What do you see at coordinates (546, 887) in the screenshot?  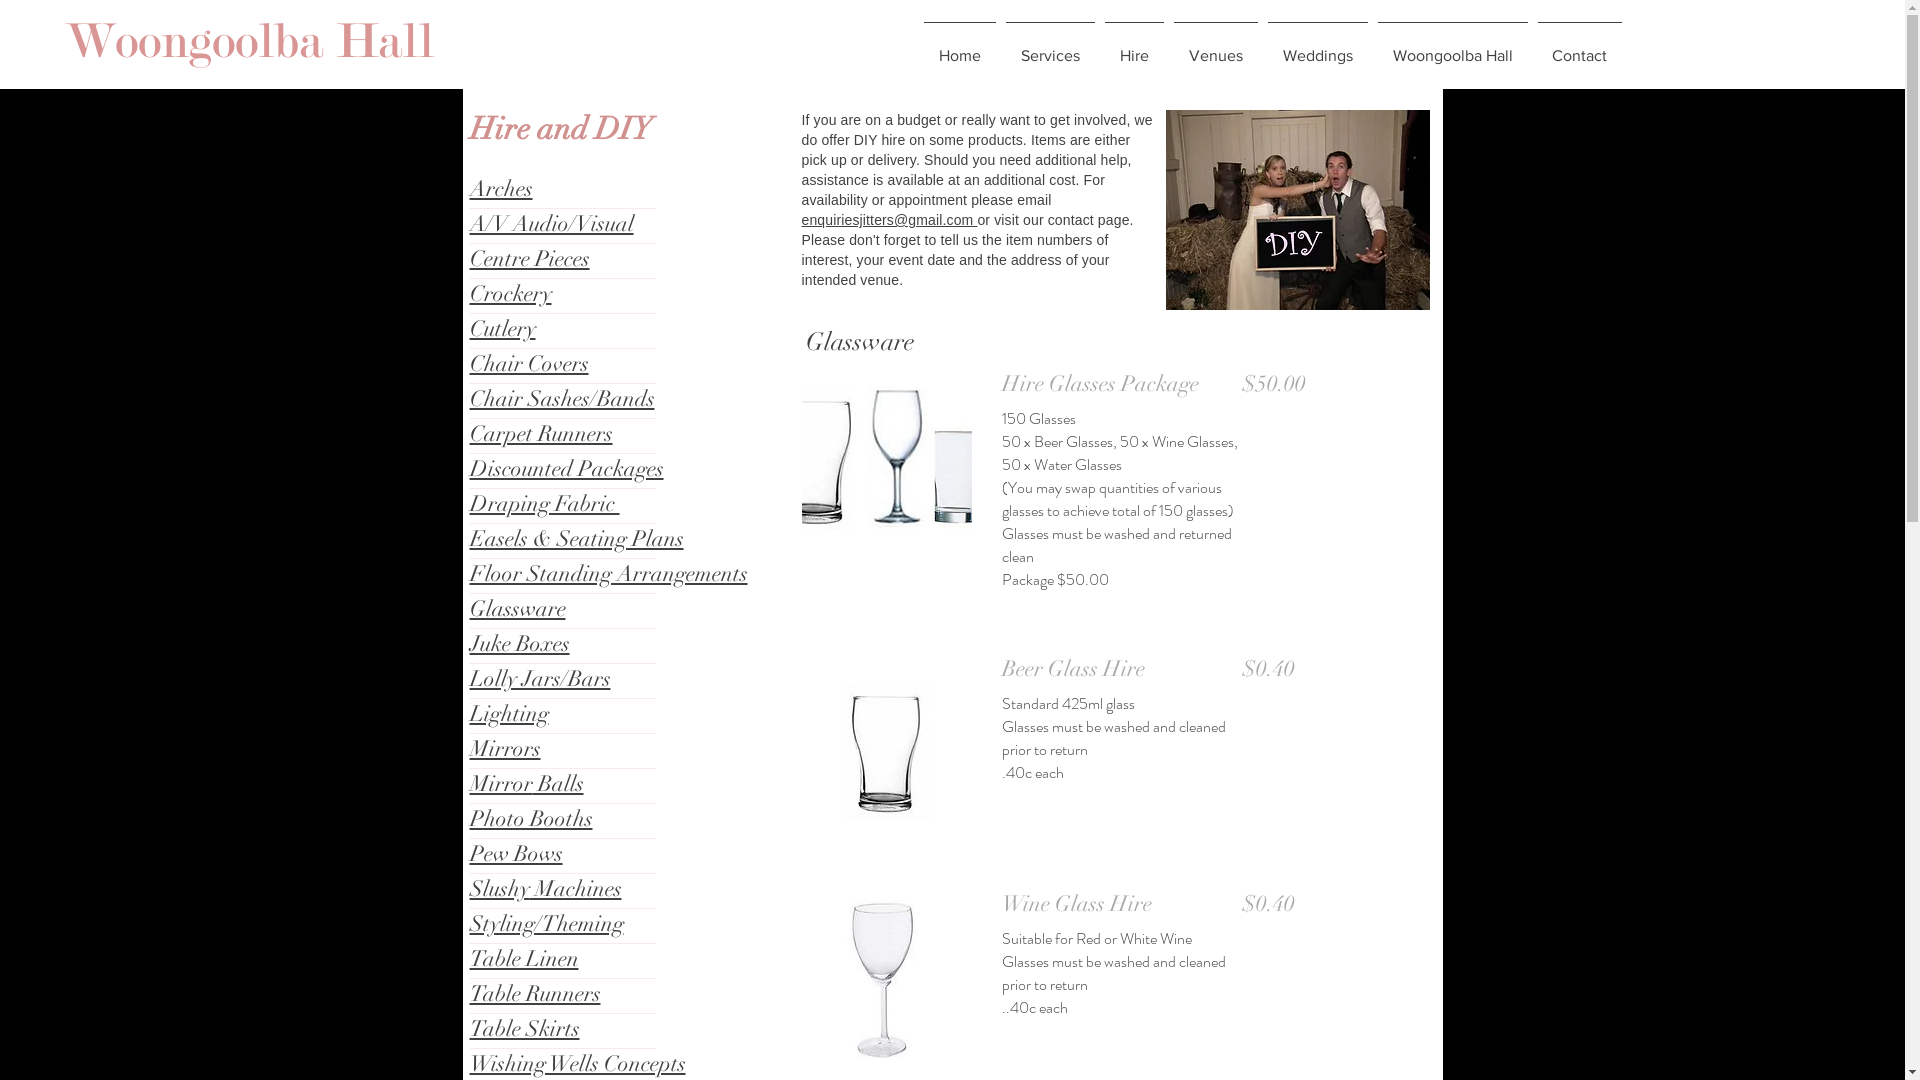 I see `'Slushy Machines'` at bounding box center [546, 887].